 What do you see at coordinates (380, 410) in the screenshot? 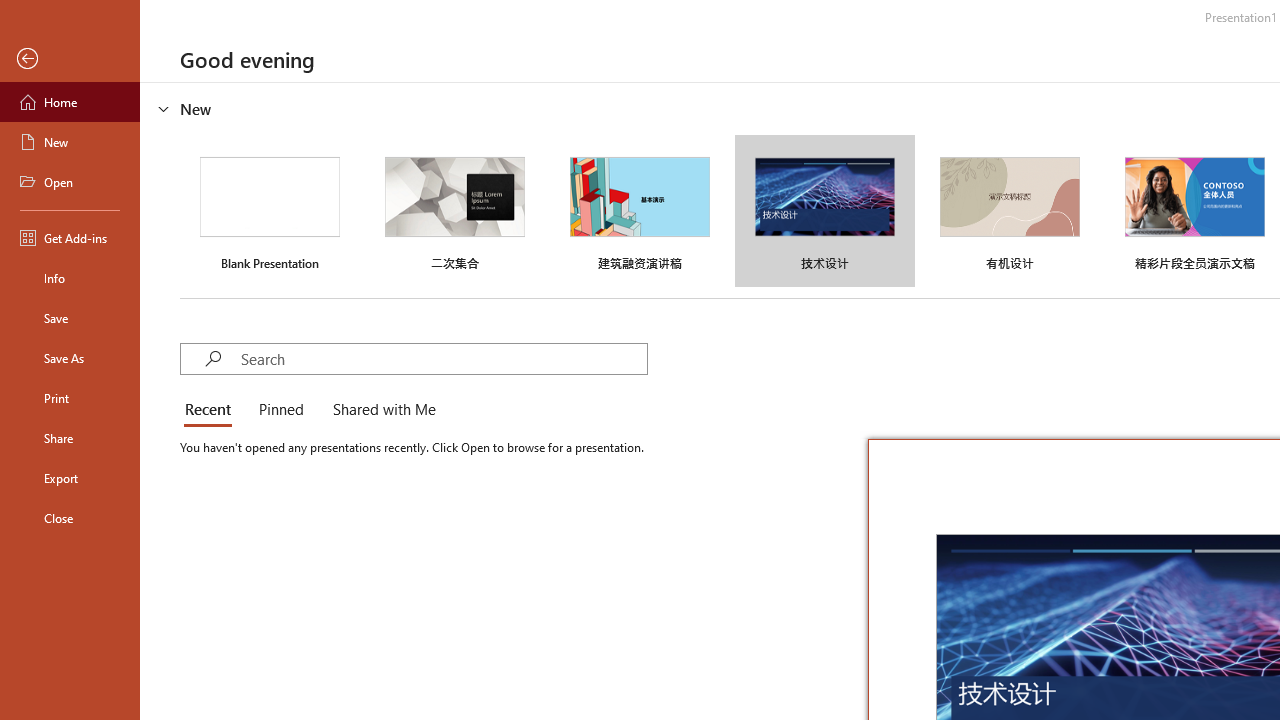
I see `'Shared with Me'` at bounding box center [380, 410].